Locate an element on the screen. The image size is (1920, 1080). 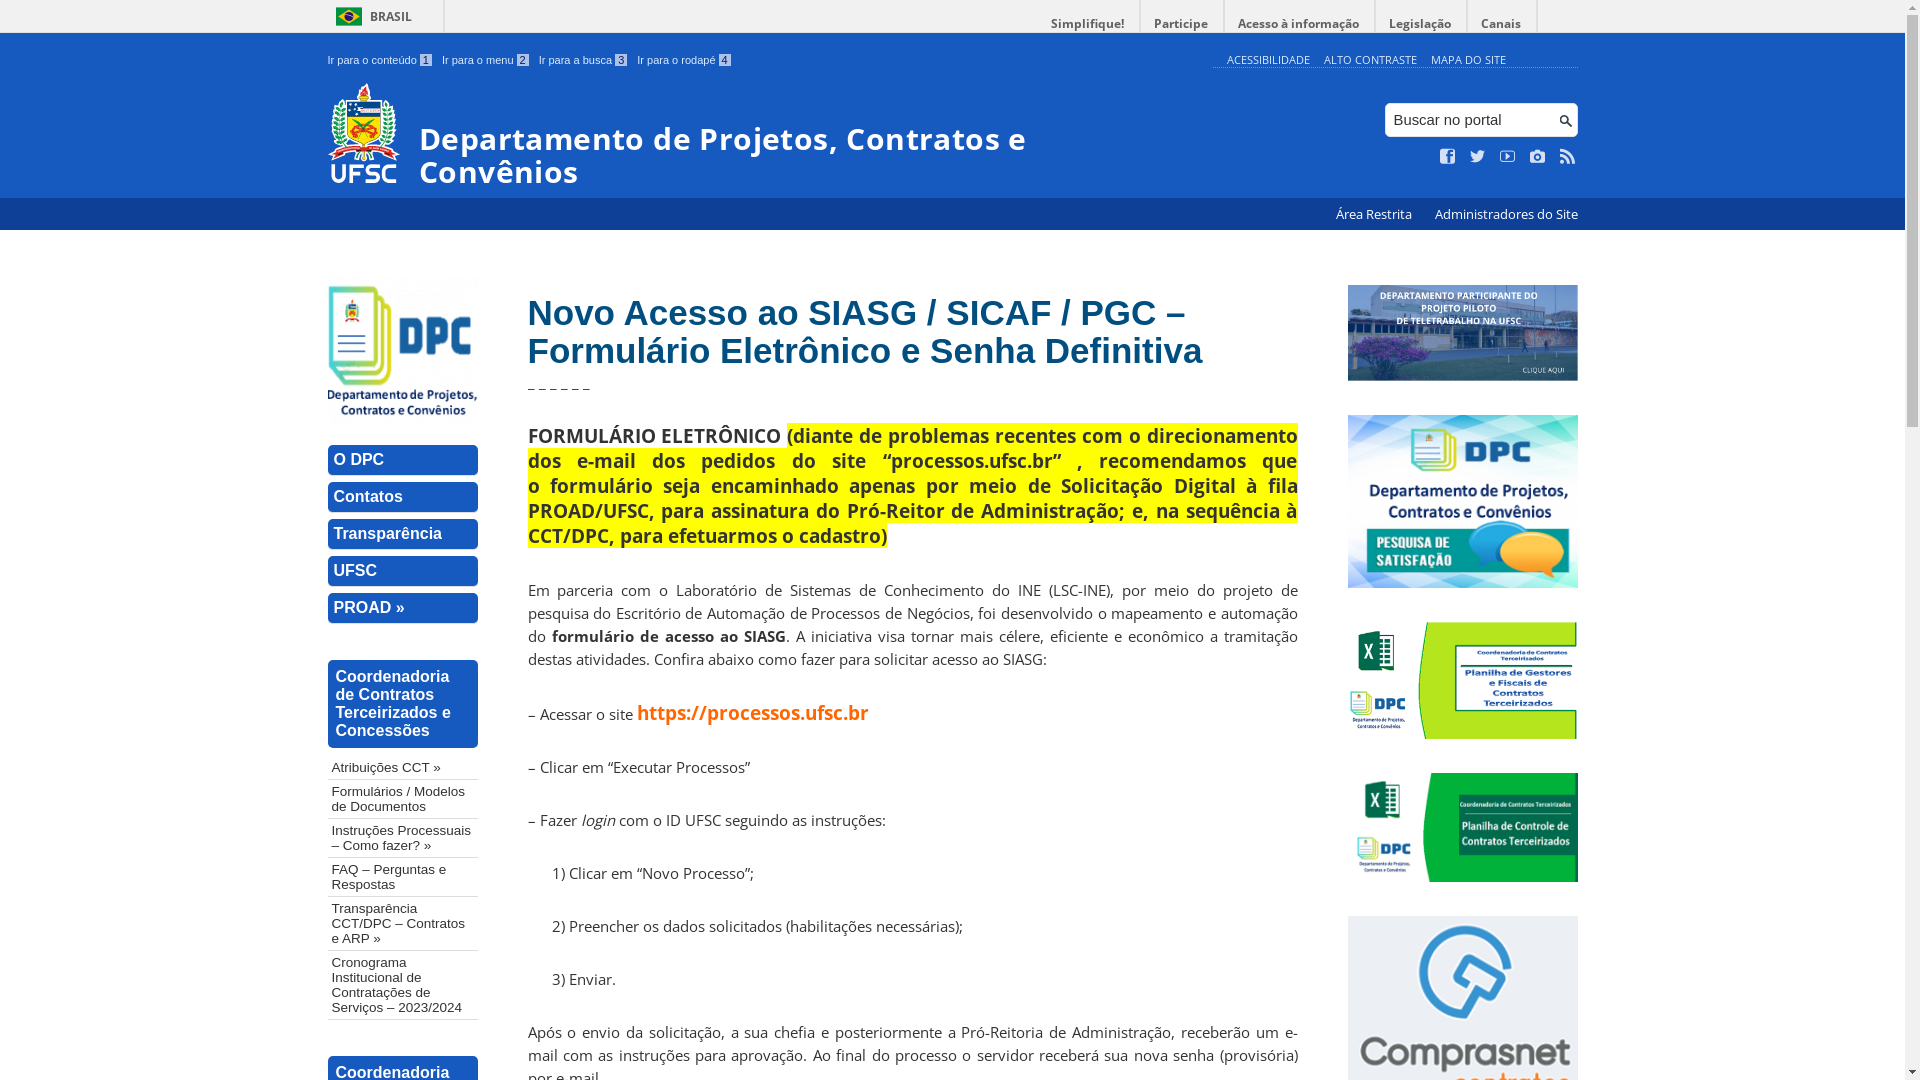
'BRASIL' is located at coordinates (370, 16).